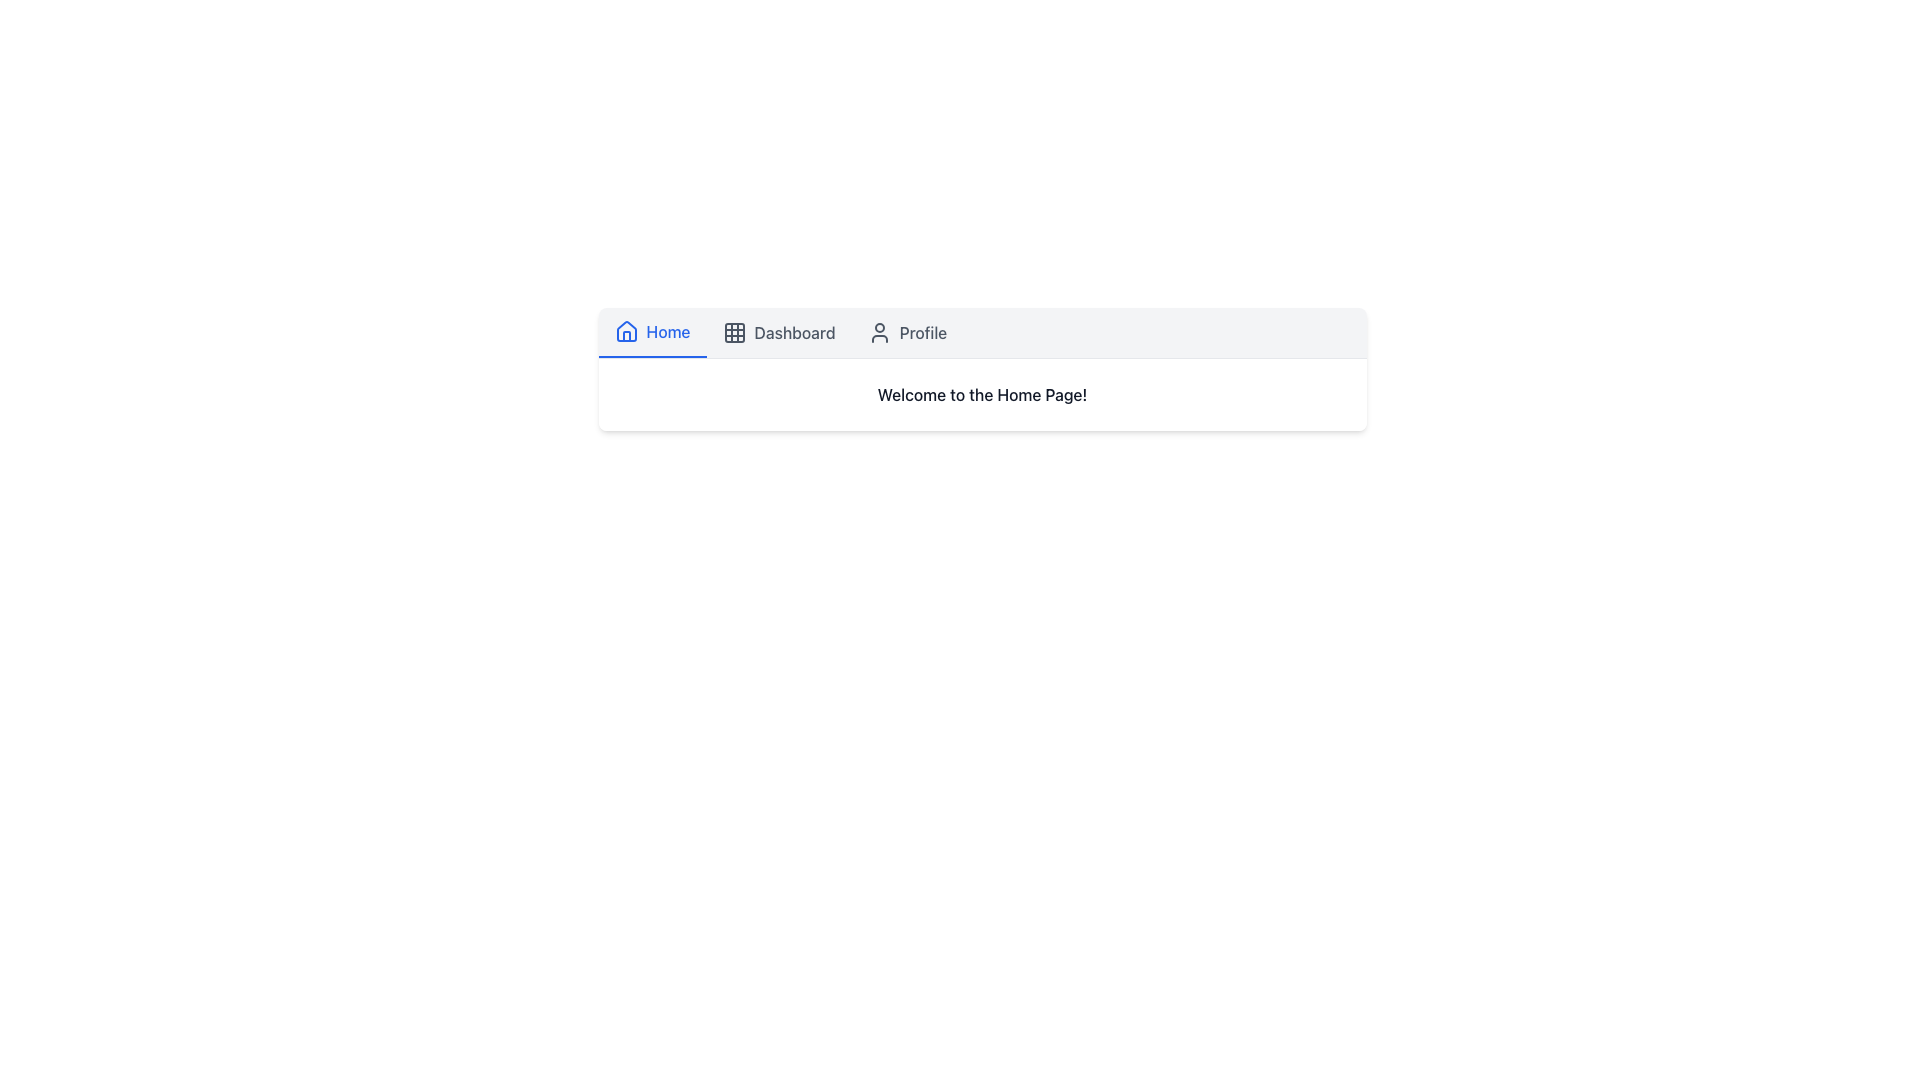  Describe the element at coordinates (733, 331) in the screenshot. I see `the top-left square icon in the grid-style navigation menu next to the 'Dashboard' tab` at that location.